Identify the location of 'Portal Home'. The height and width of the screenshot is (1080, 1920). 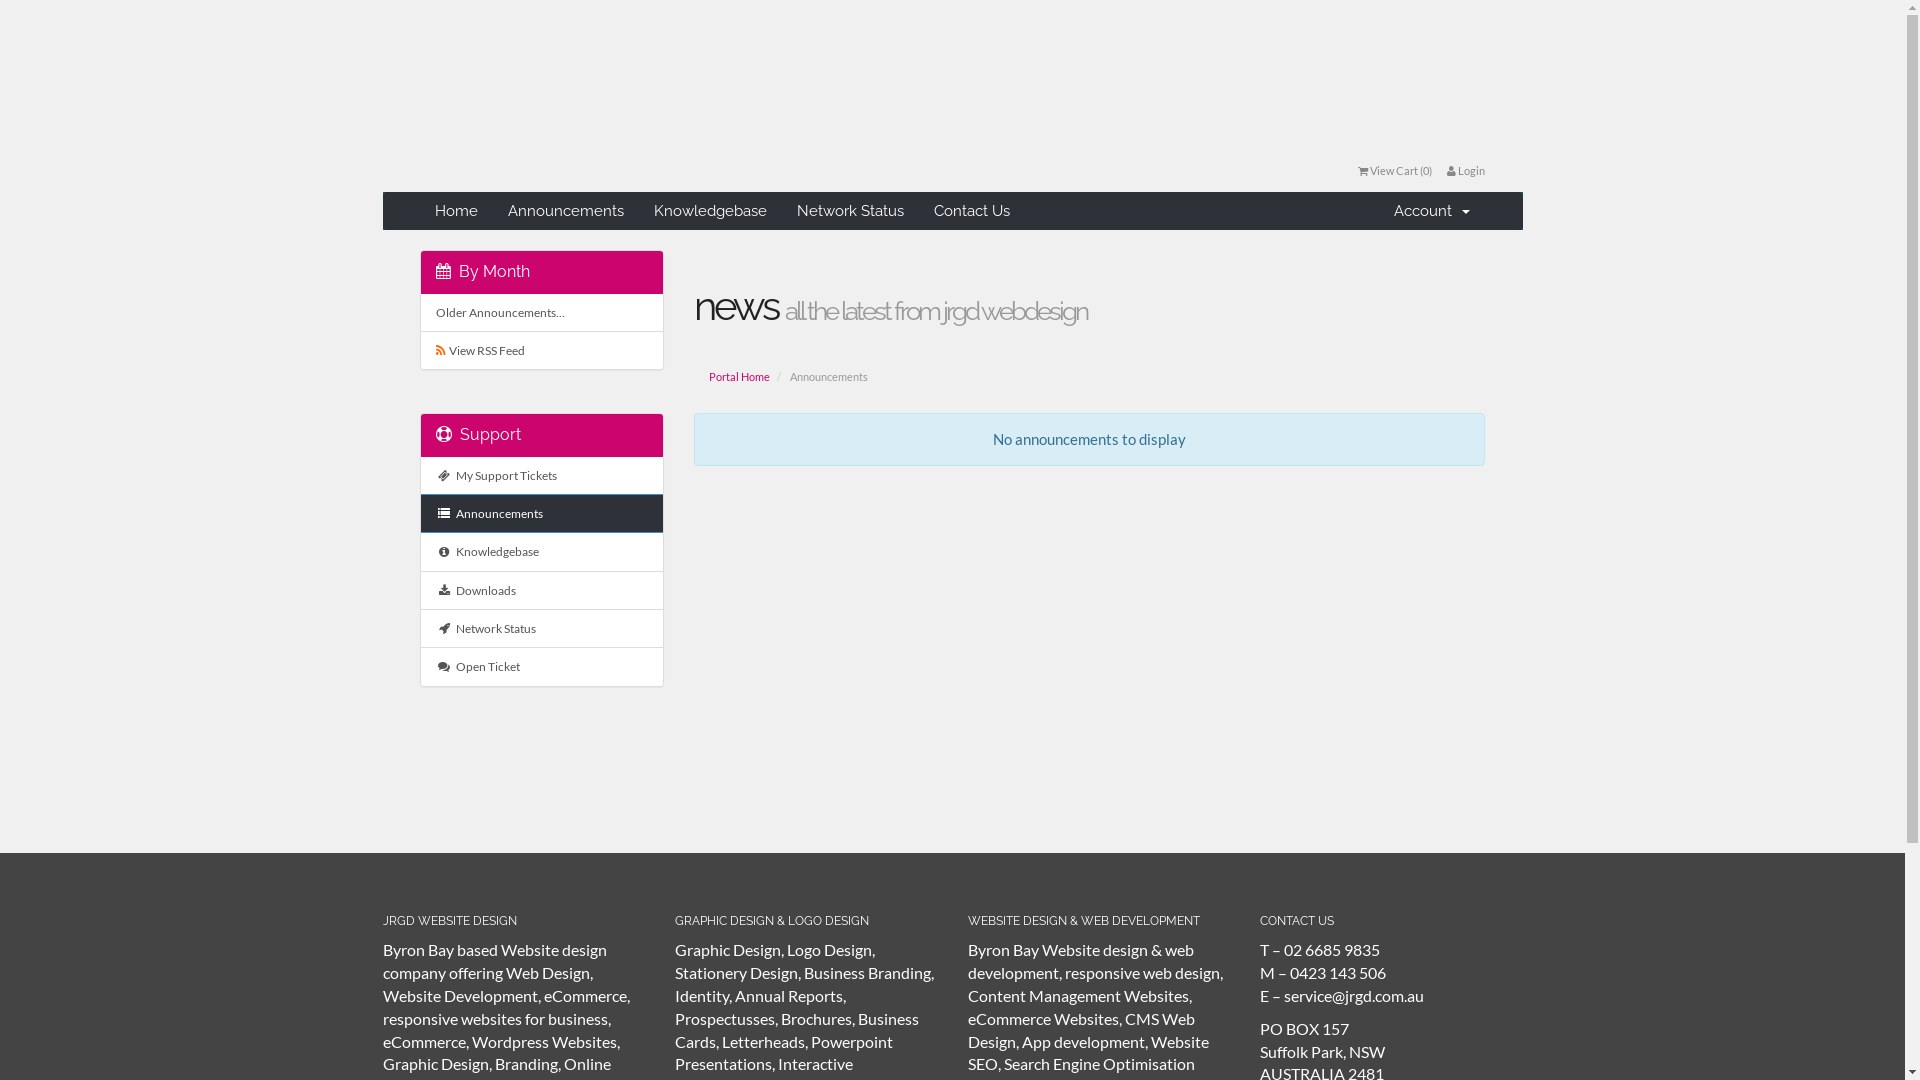
(738, 377).